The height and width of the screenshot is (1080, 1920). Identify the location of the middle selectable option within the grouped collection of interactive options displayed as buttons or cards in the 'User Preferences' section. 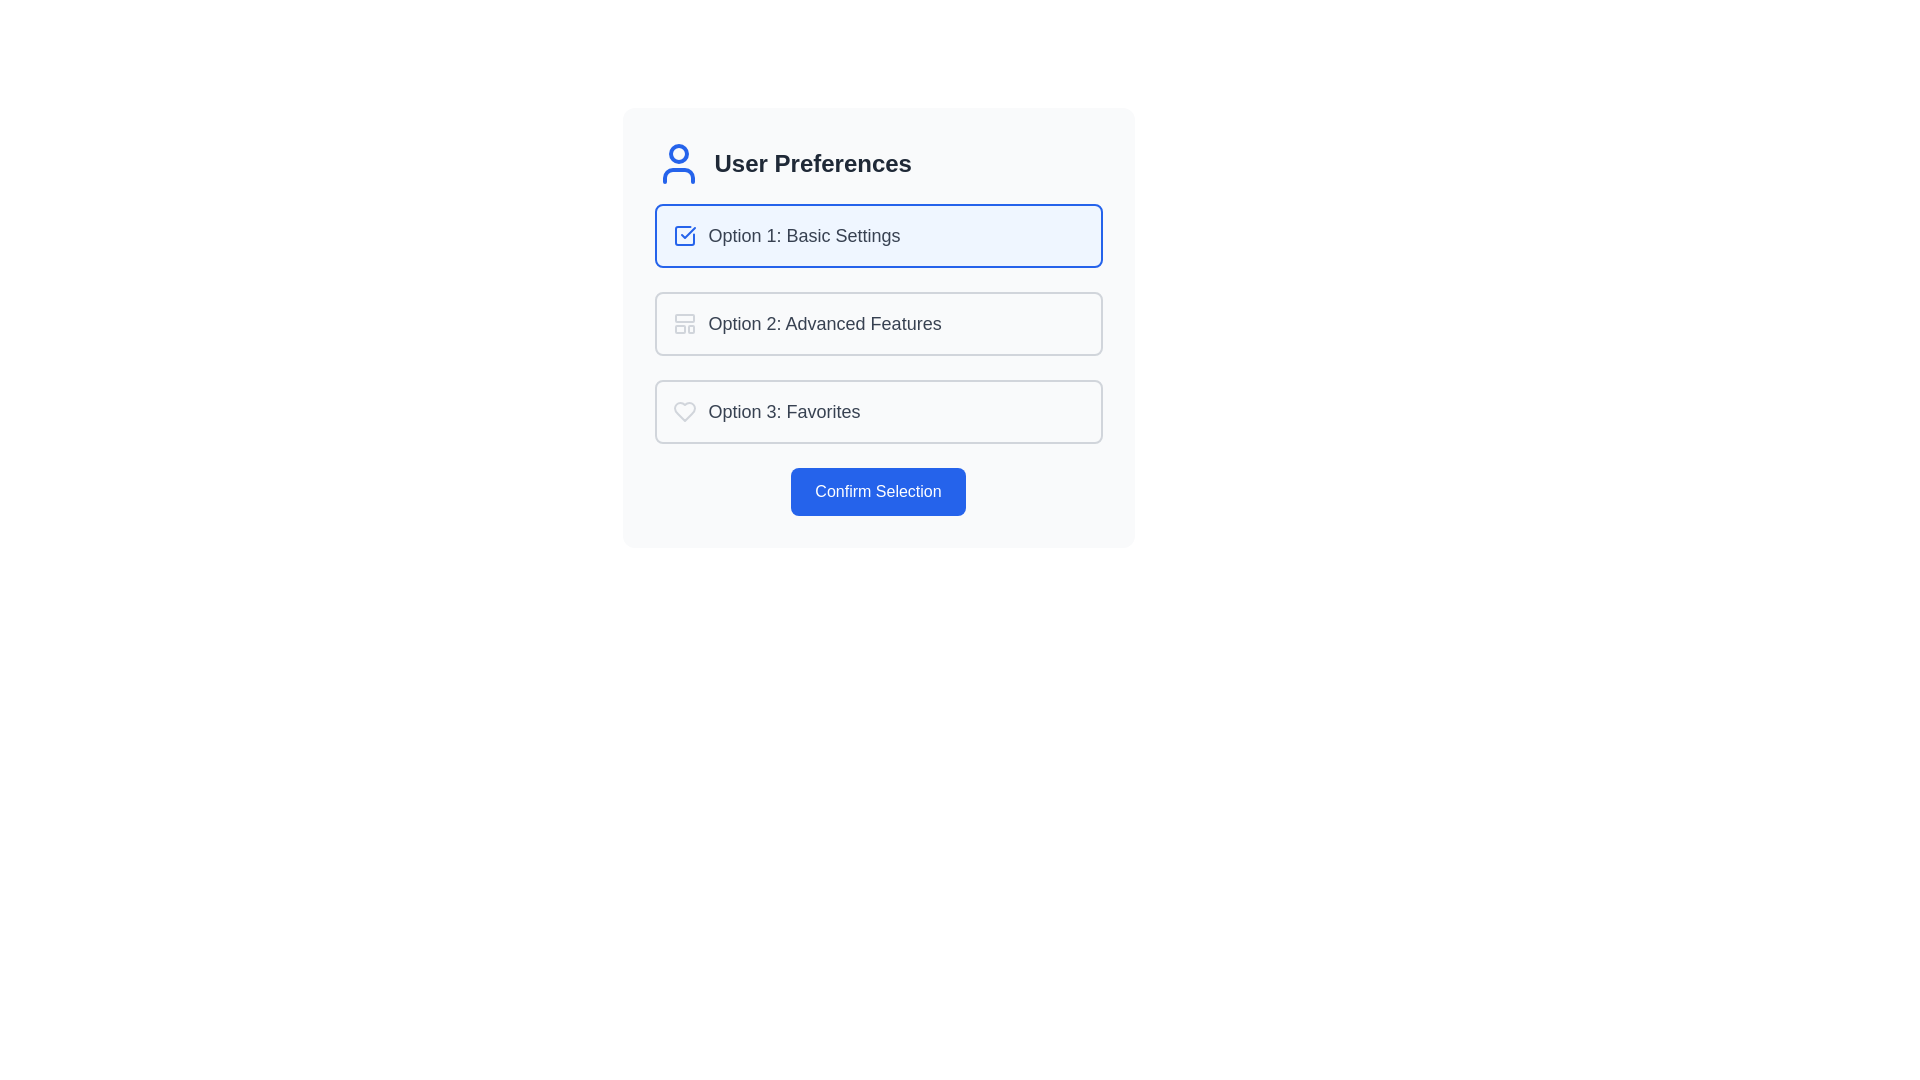
(878, 323).